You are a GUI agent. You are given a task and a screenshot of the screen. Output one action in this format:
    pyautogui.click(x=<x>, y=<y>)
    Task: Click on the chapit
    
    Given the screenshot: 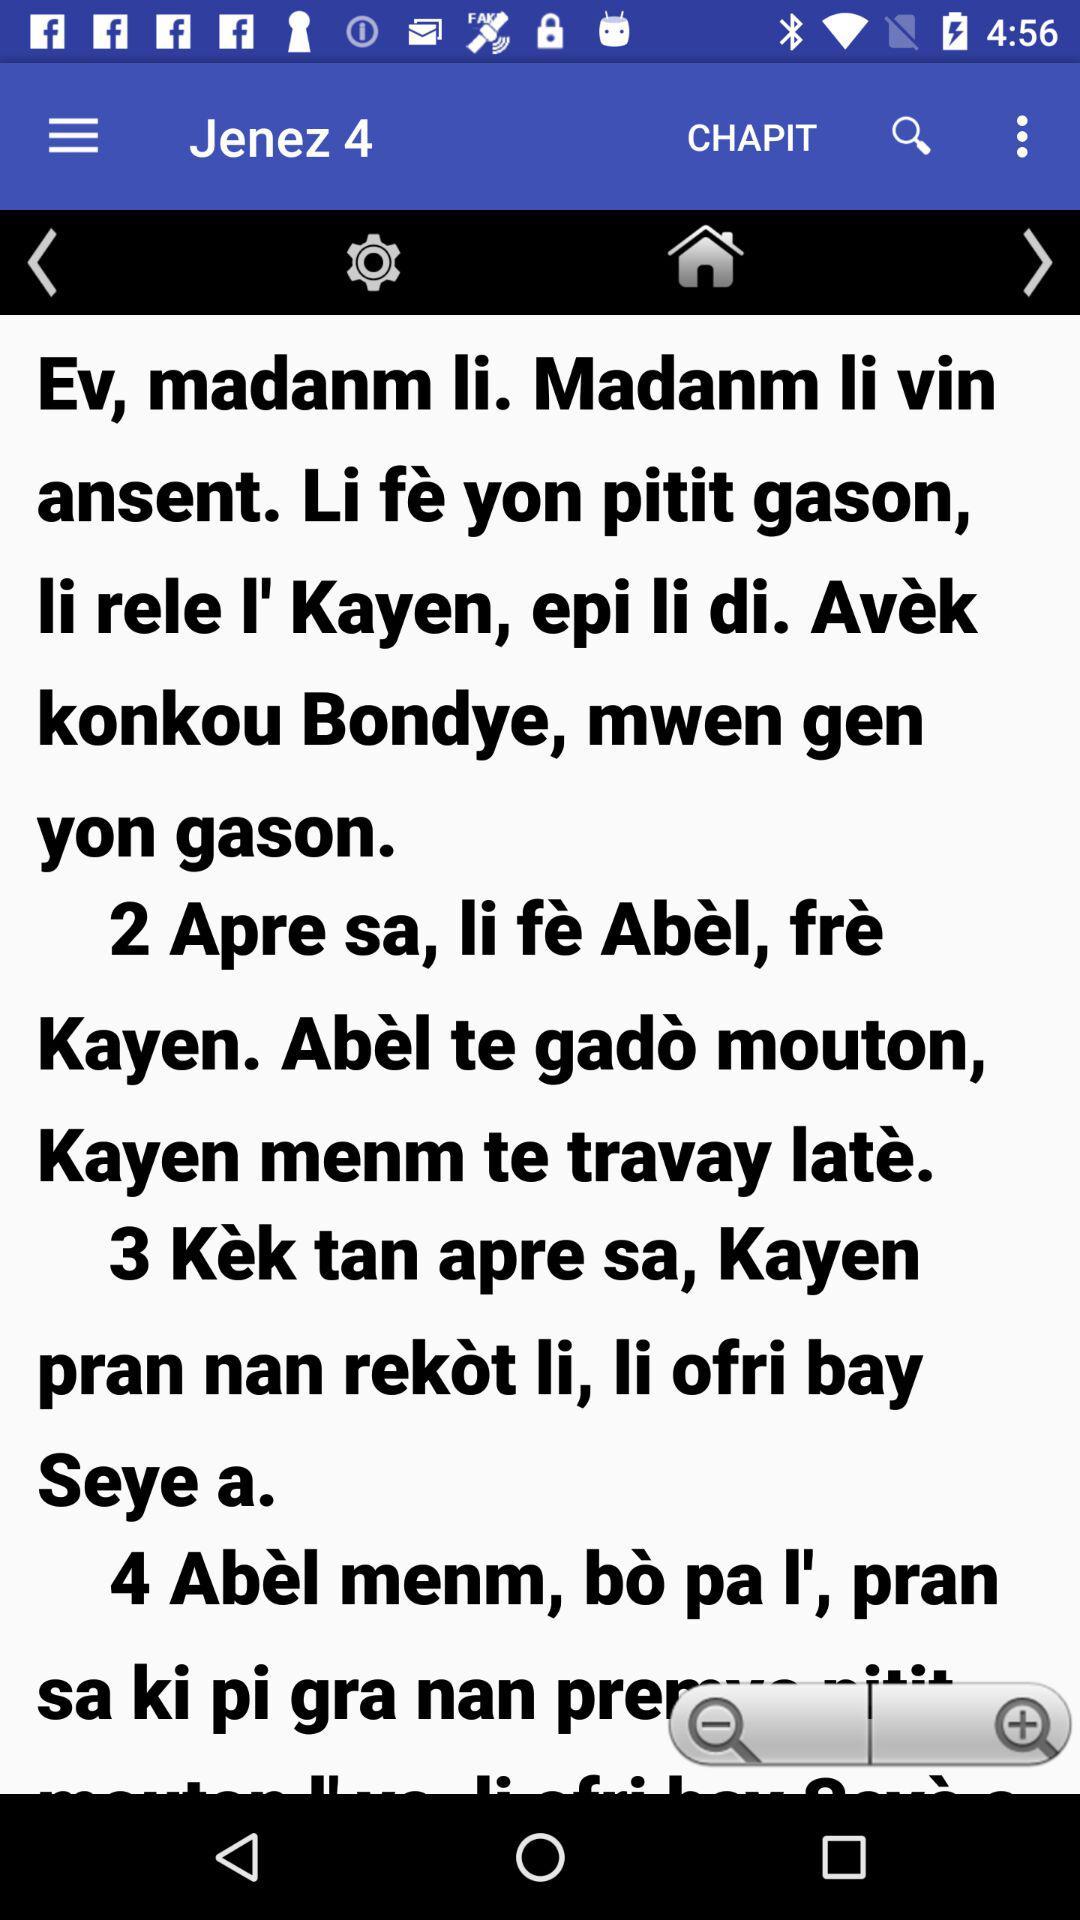 What is the action you would take?
    pyautogui.click(x=752, y=135)
    